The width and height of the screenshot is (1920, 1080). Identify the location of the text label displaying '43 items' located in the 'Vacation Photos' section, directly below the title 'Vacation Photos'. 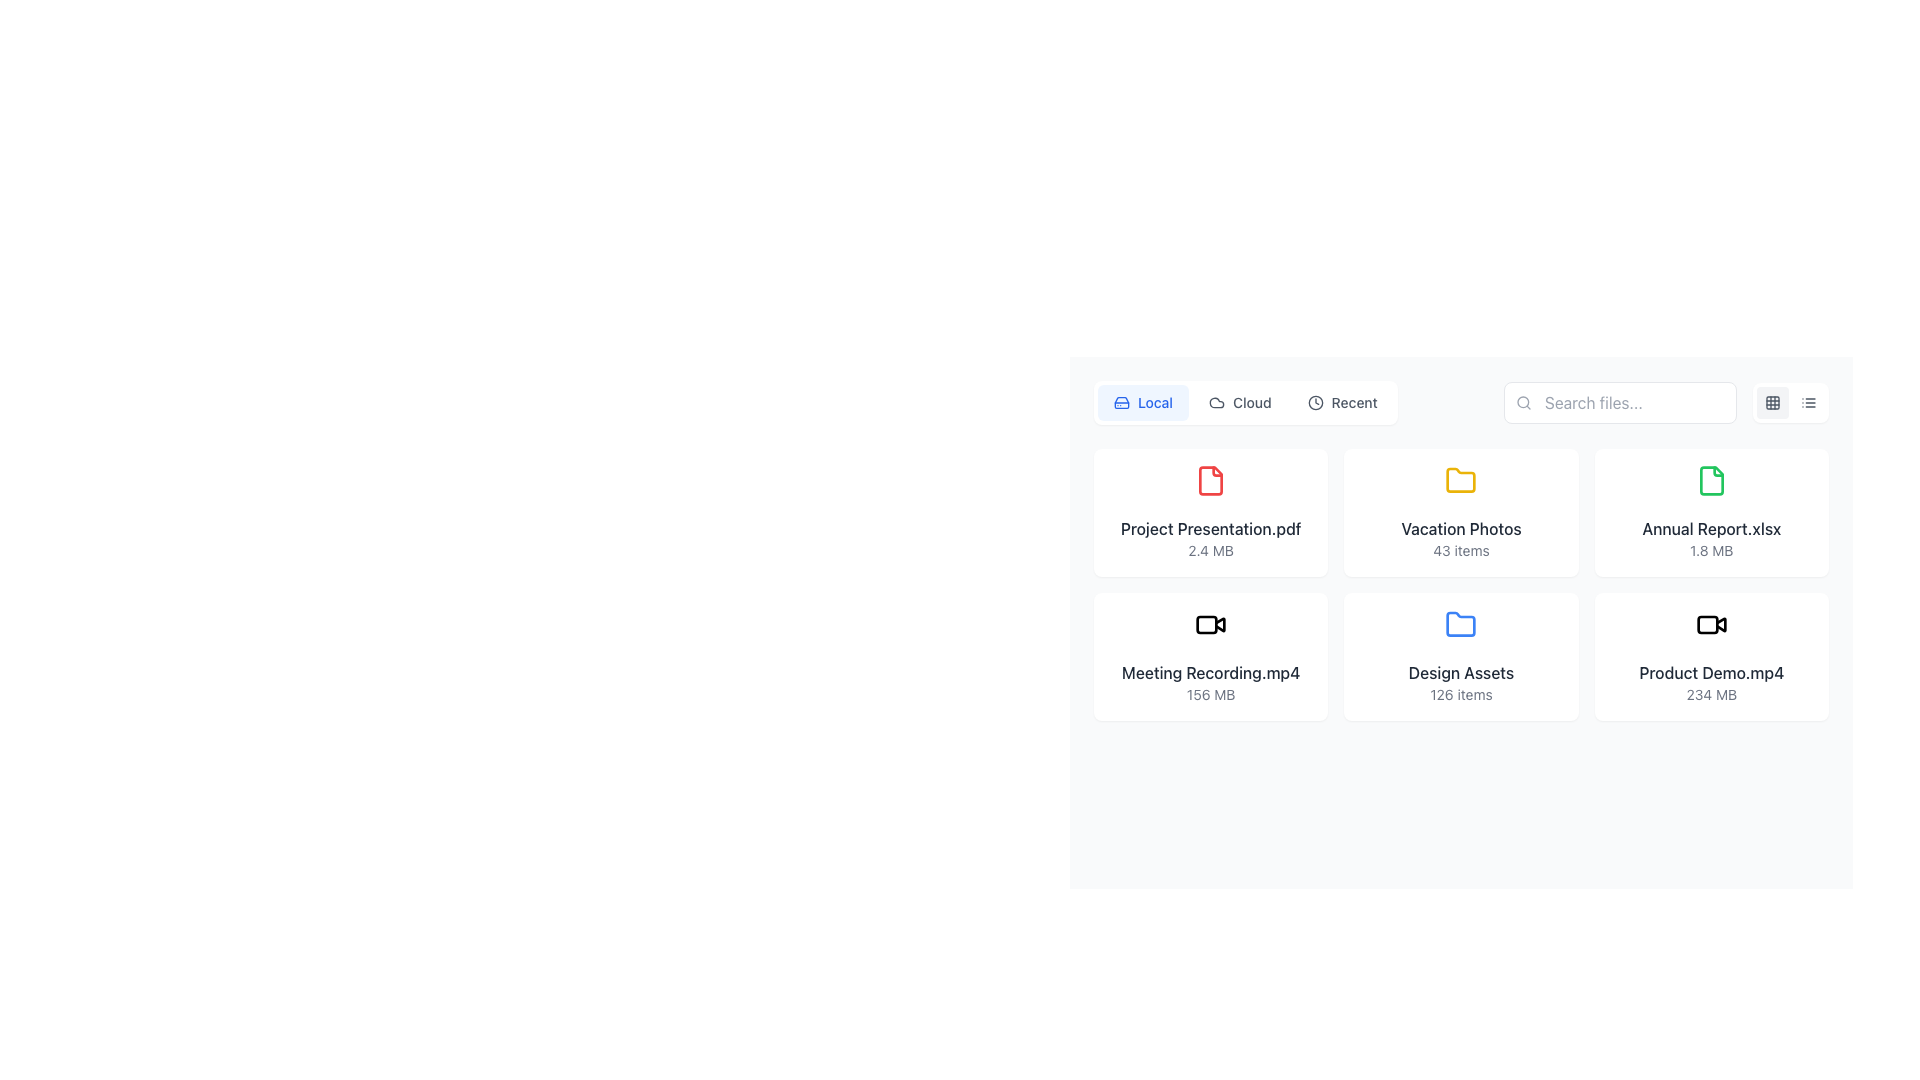
(1461, 551).